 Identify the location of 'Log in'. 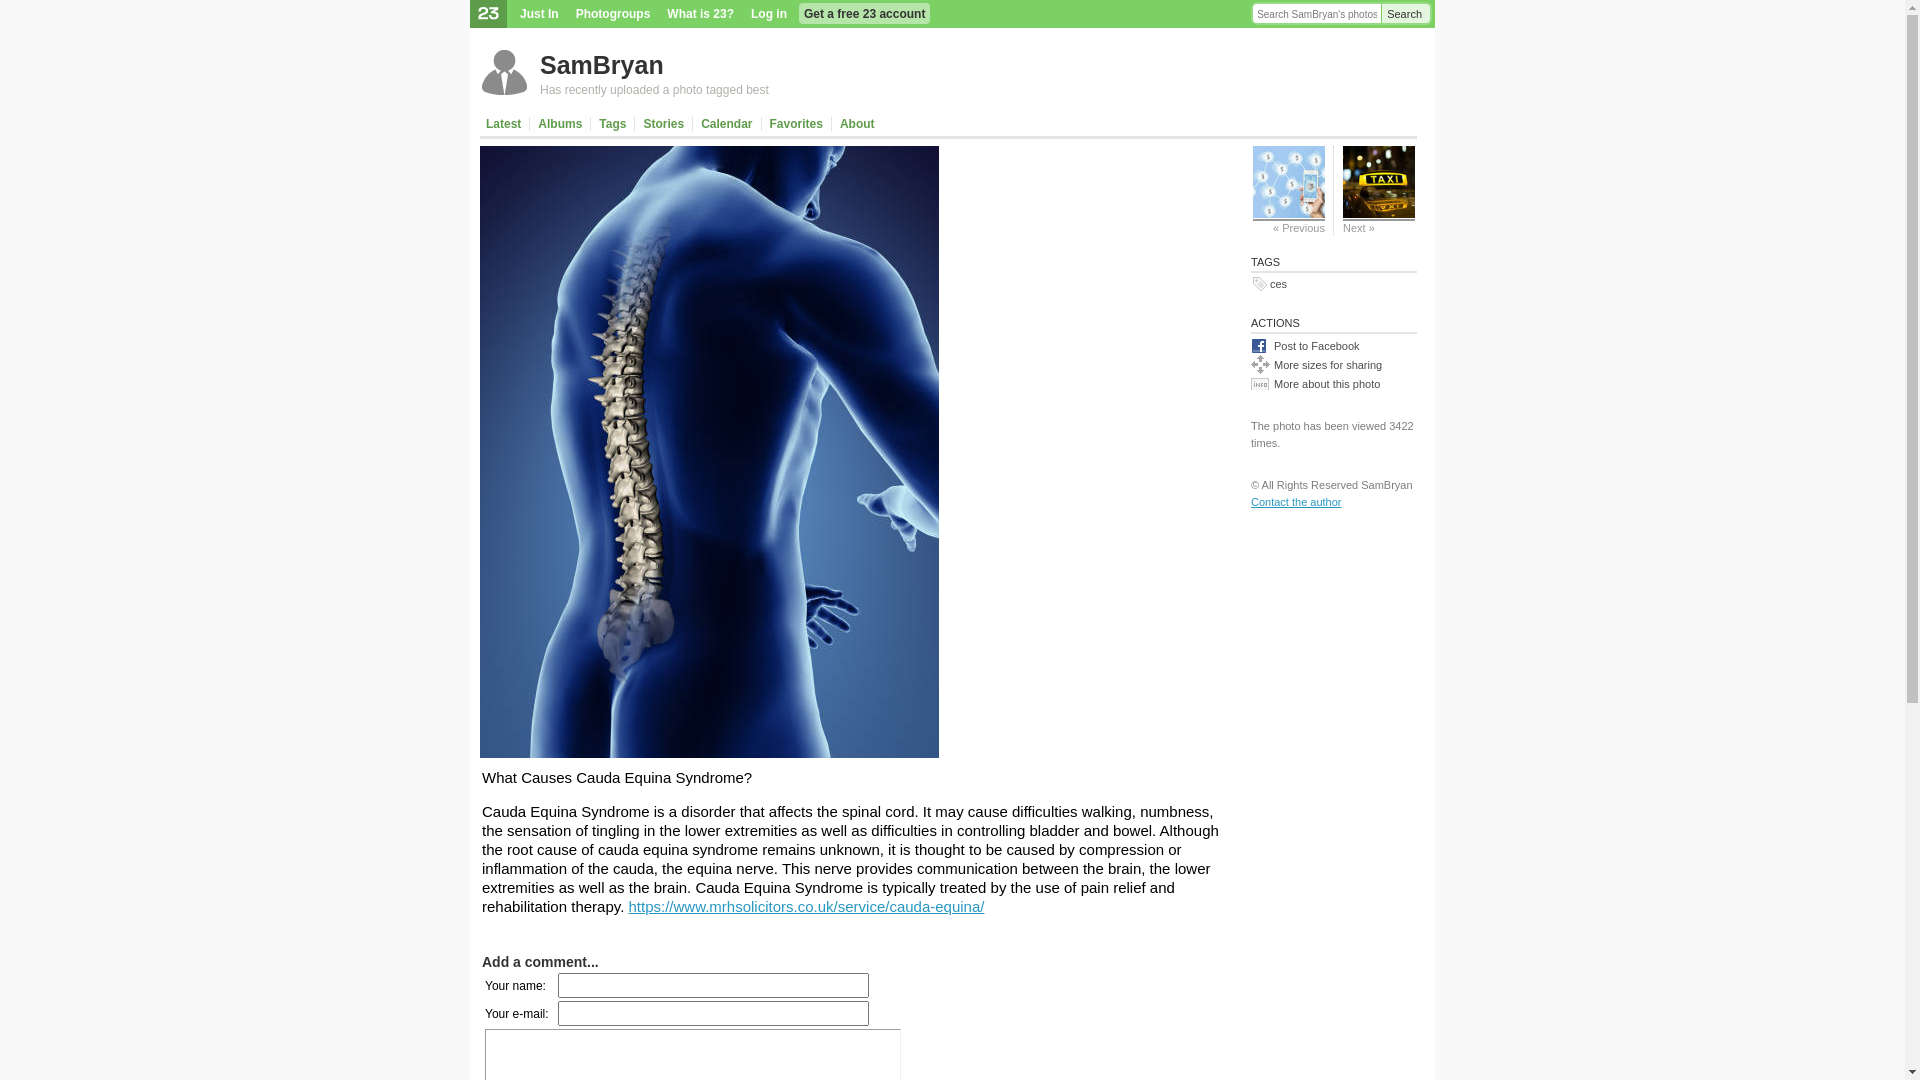
(767, 14).